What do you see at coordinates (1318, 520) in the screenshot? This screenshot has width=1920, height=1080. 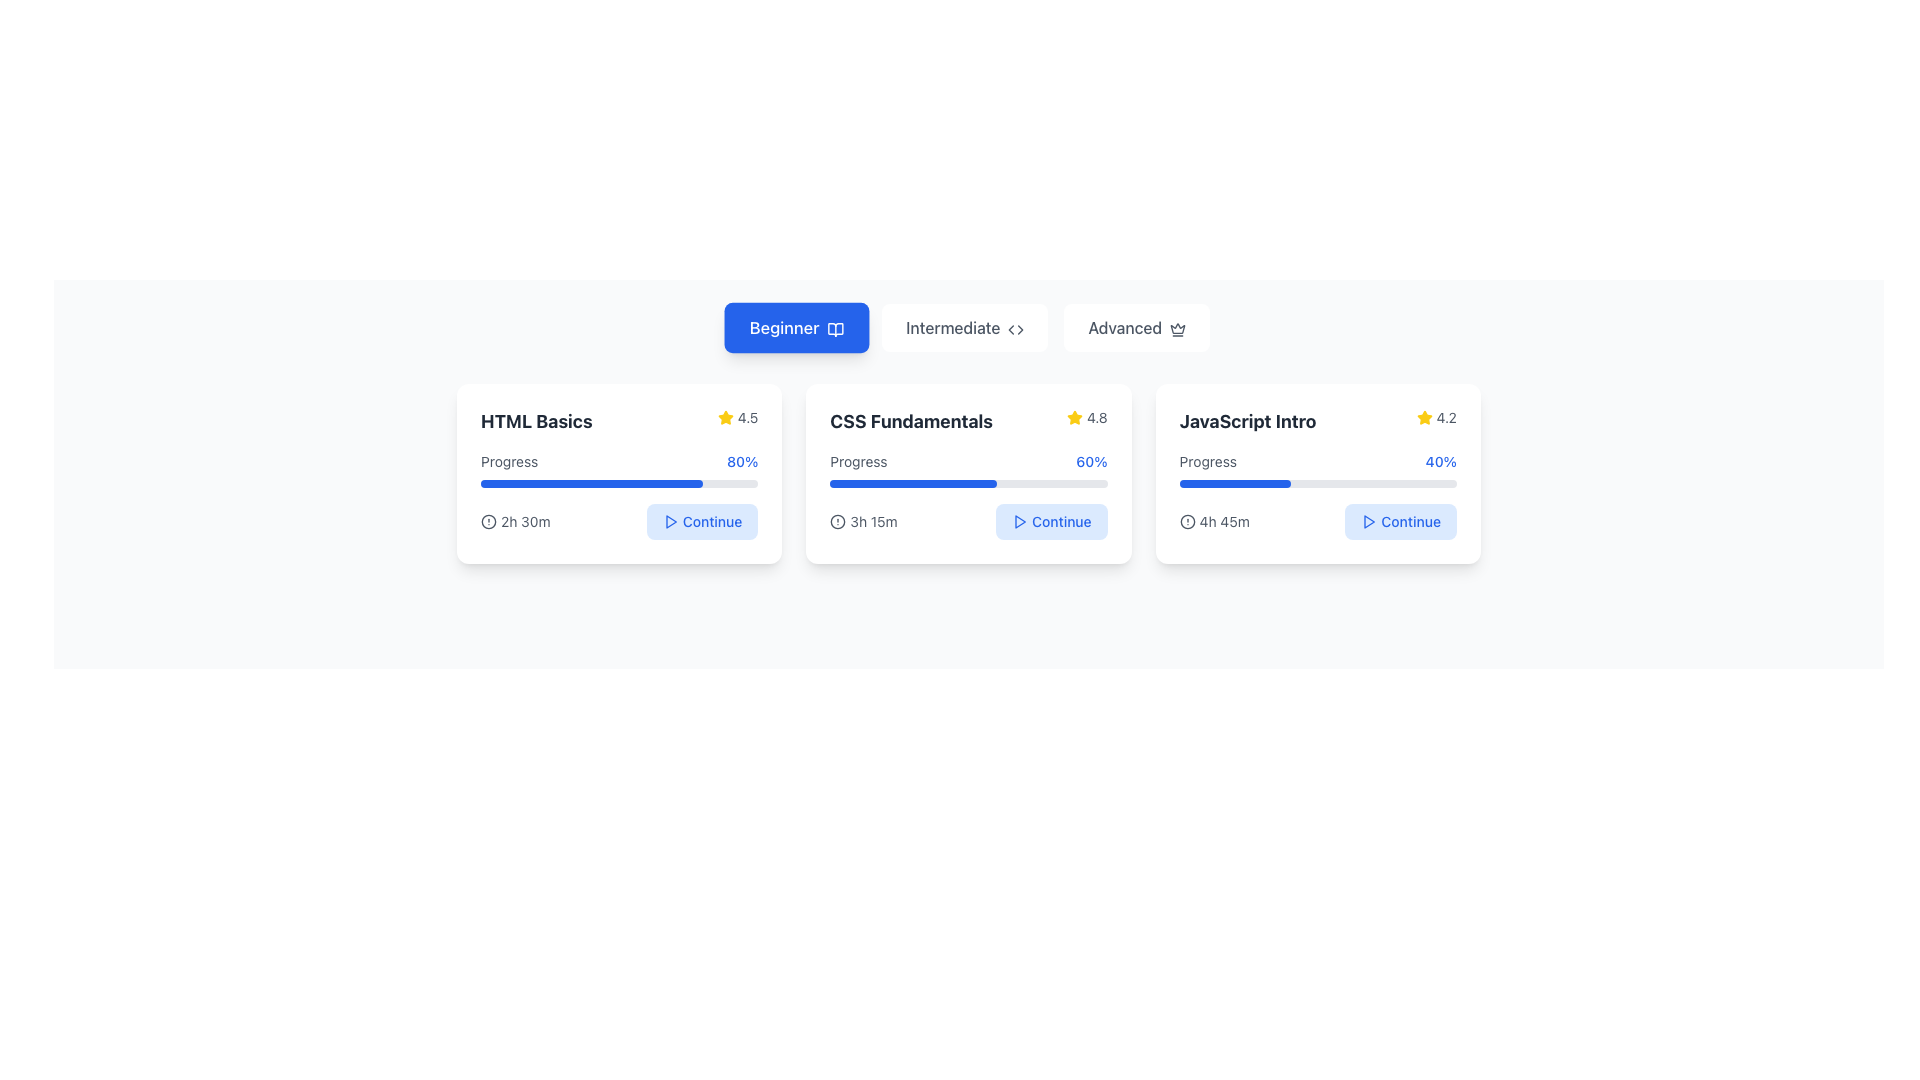 I see `the horizontal layout containing the time indication '4h 45m' and the 'Continue' button for the 'JavaScript Intro' course` at bounding box center [1318, 520].